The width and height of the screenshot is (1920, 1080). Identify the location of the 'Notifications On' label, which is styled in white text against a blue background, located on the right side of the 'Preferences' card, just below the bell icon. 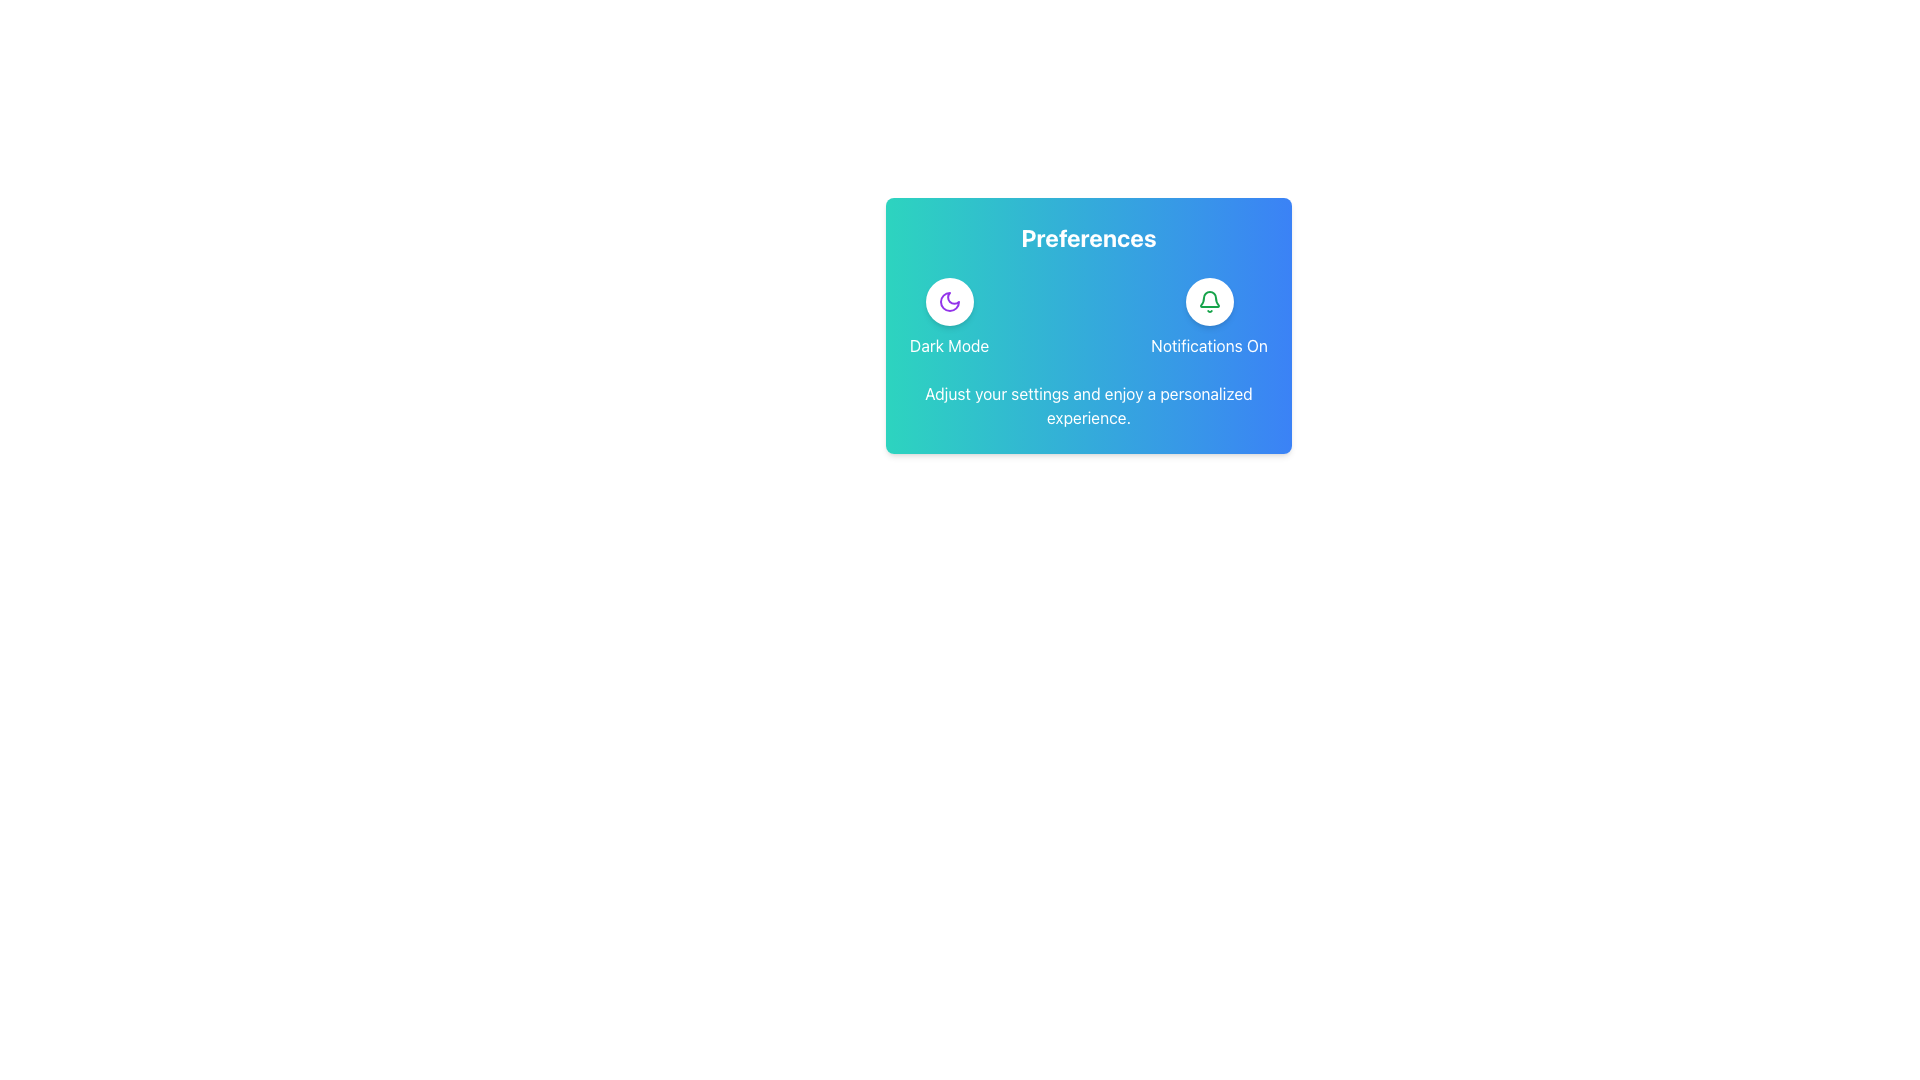
(1208, 345).